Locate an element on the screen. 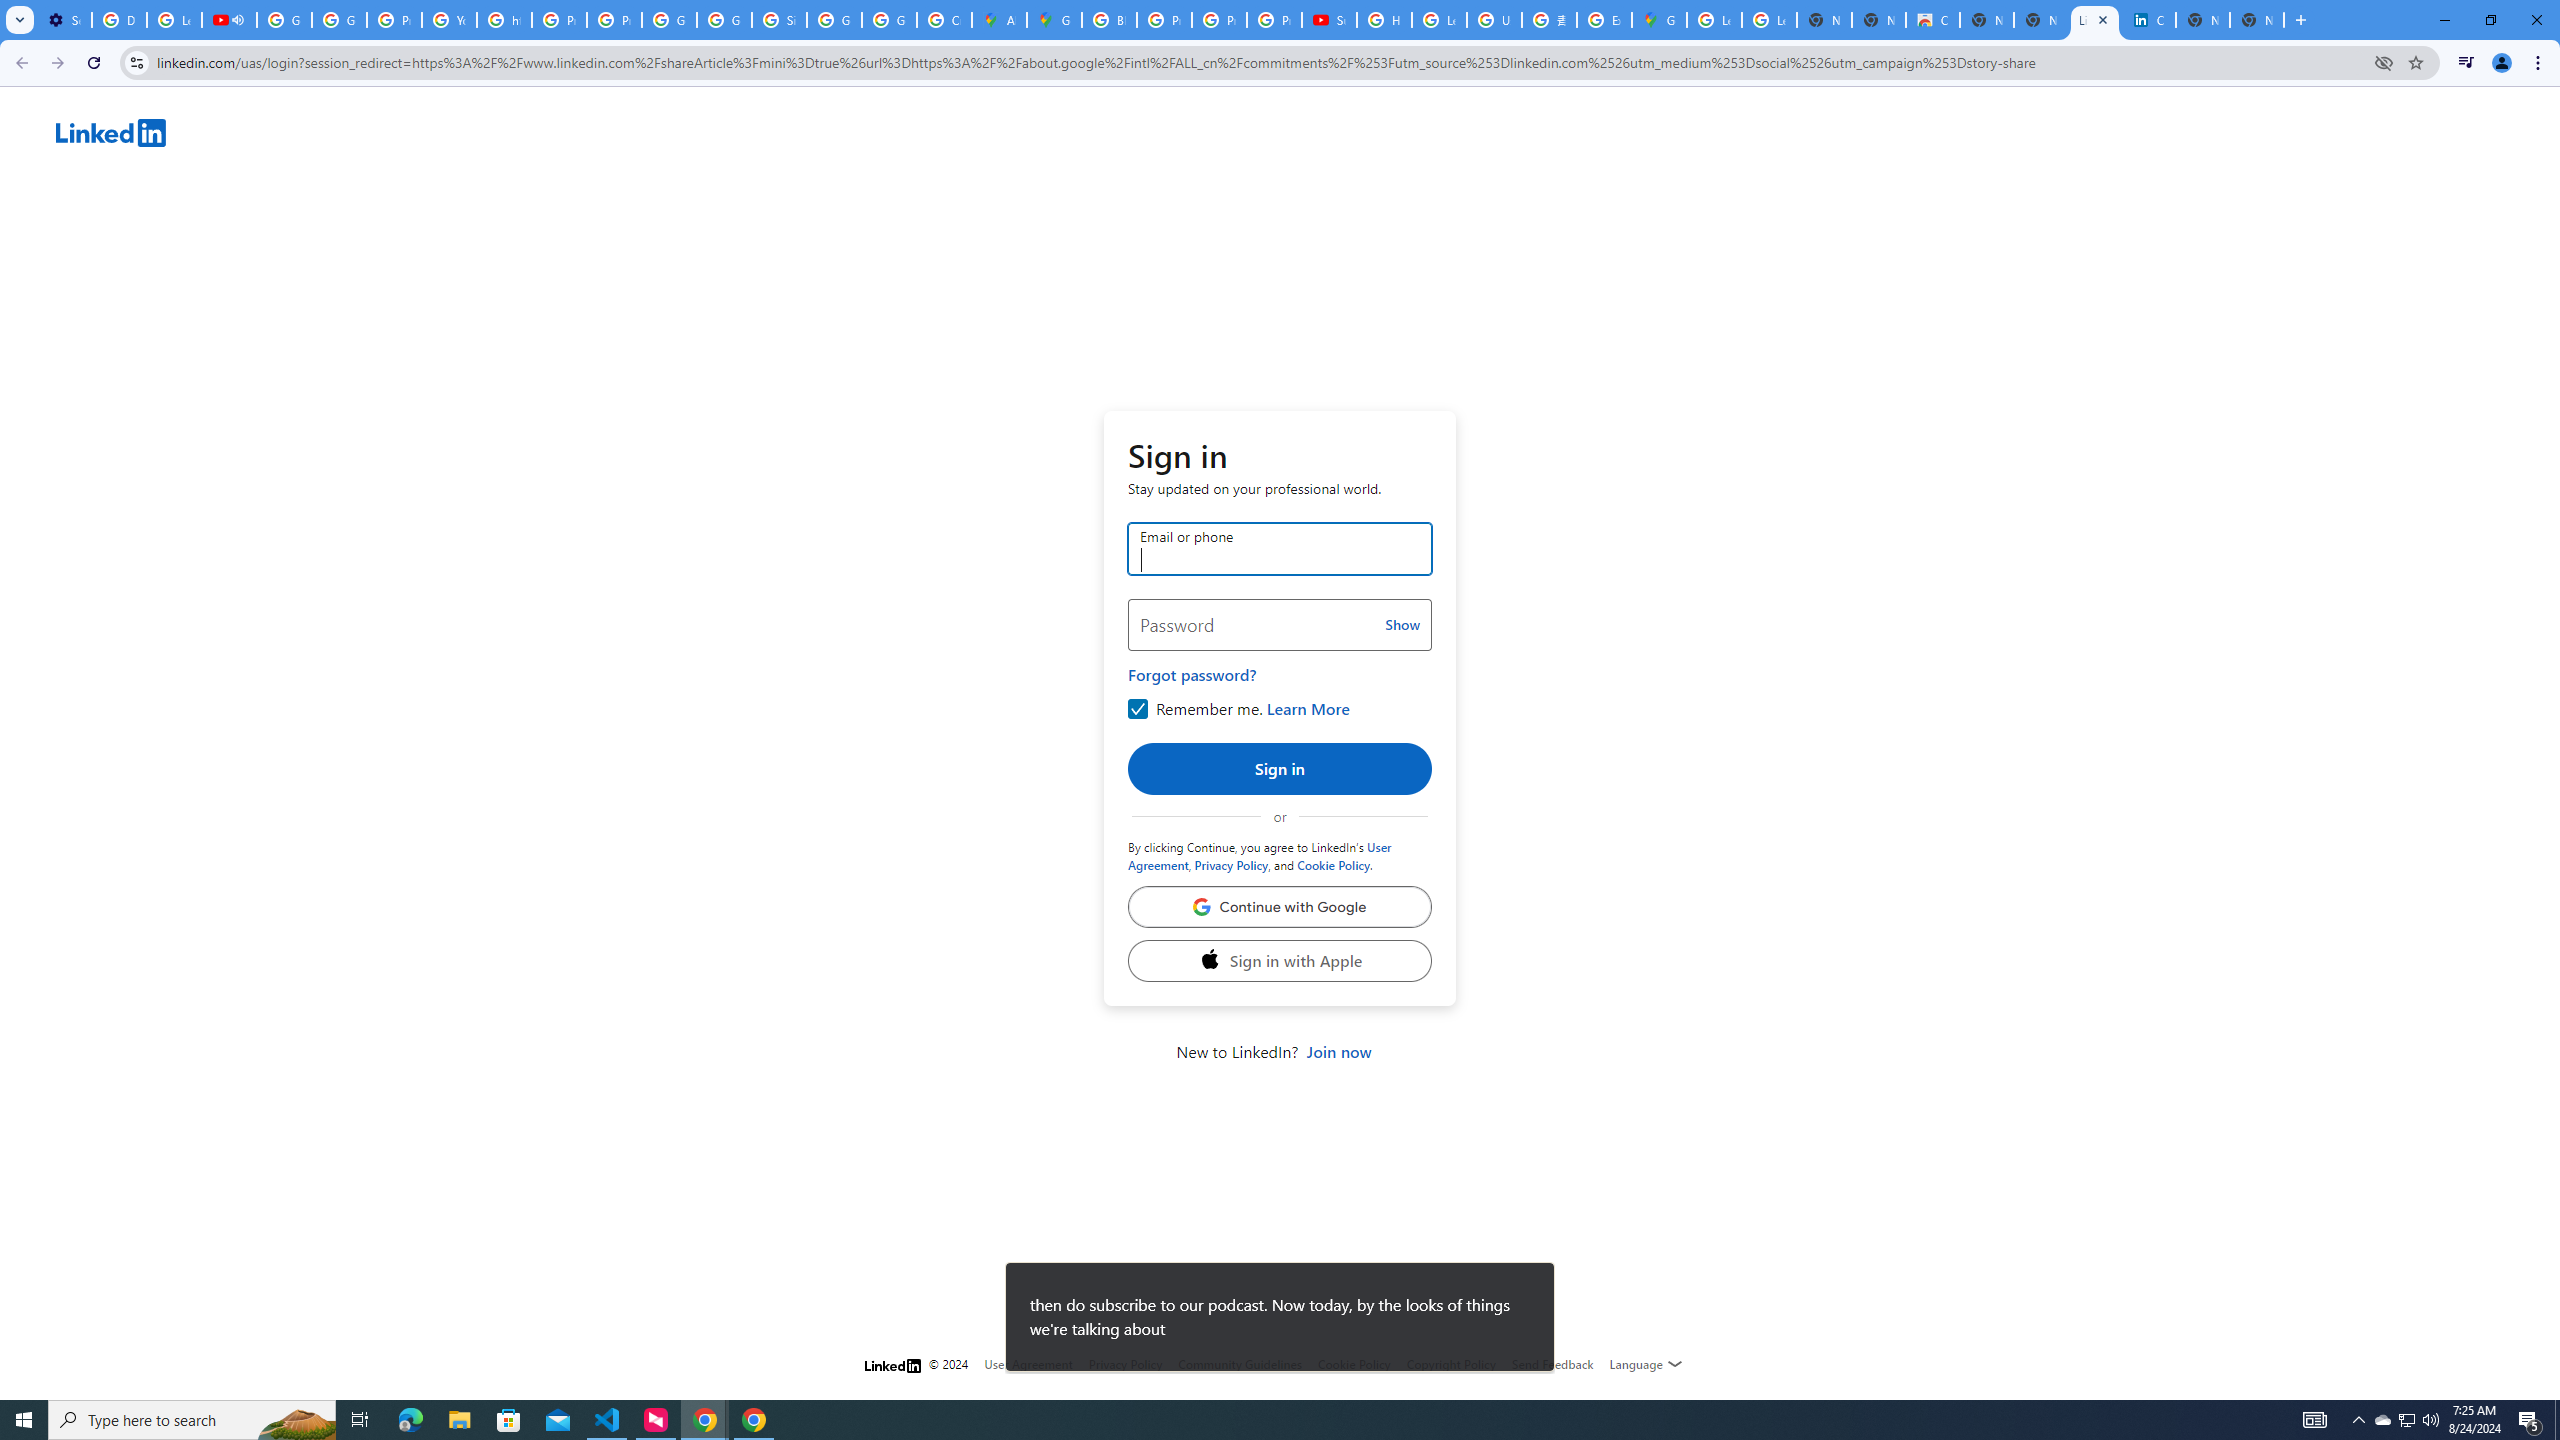 The height and width of the screenshot is (1440, 2560). 'How Chrome protects your passwords - Google Chrome Help' is located at coordinates (1383, 19).